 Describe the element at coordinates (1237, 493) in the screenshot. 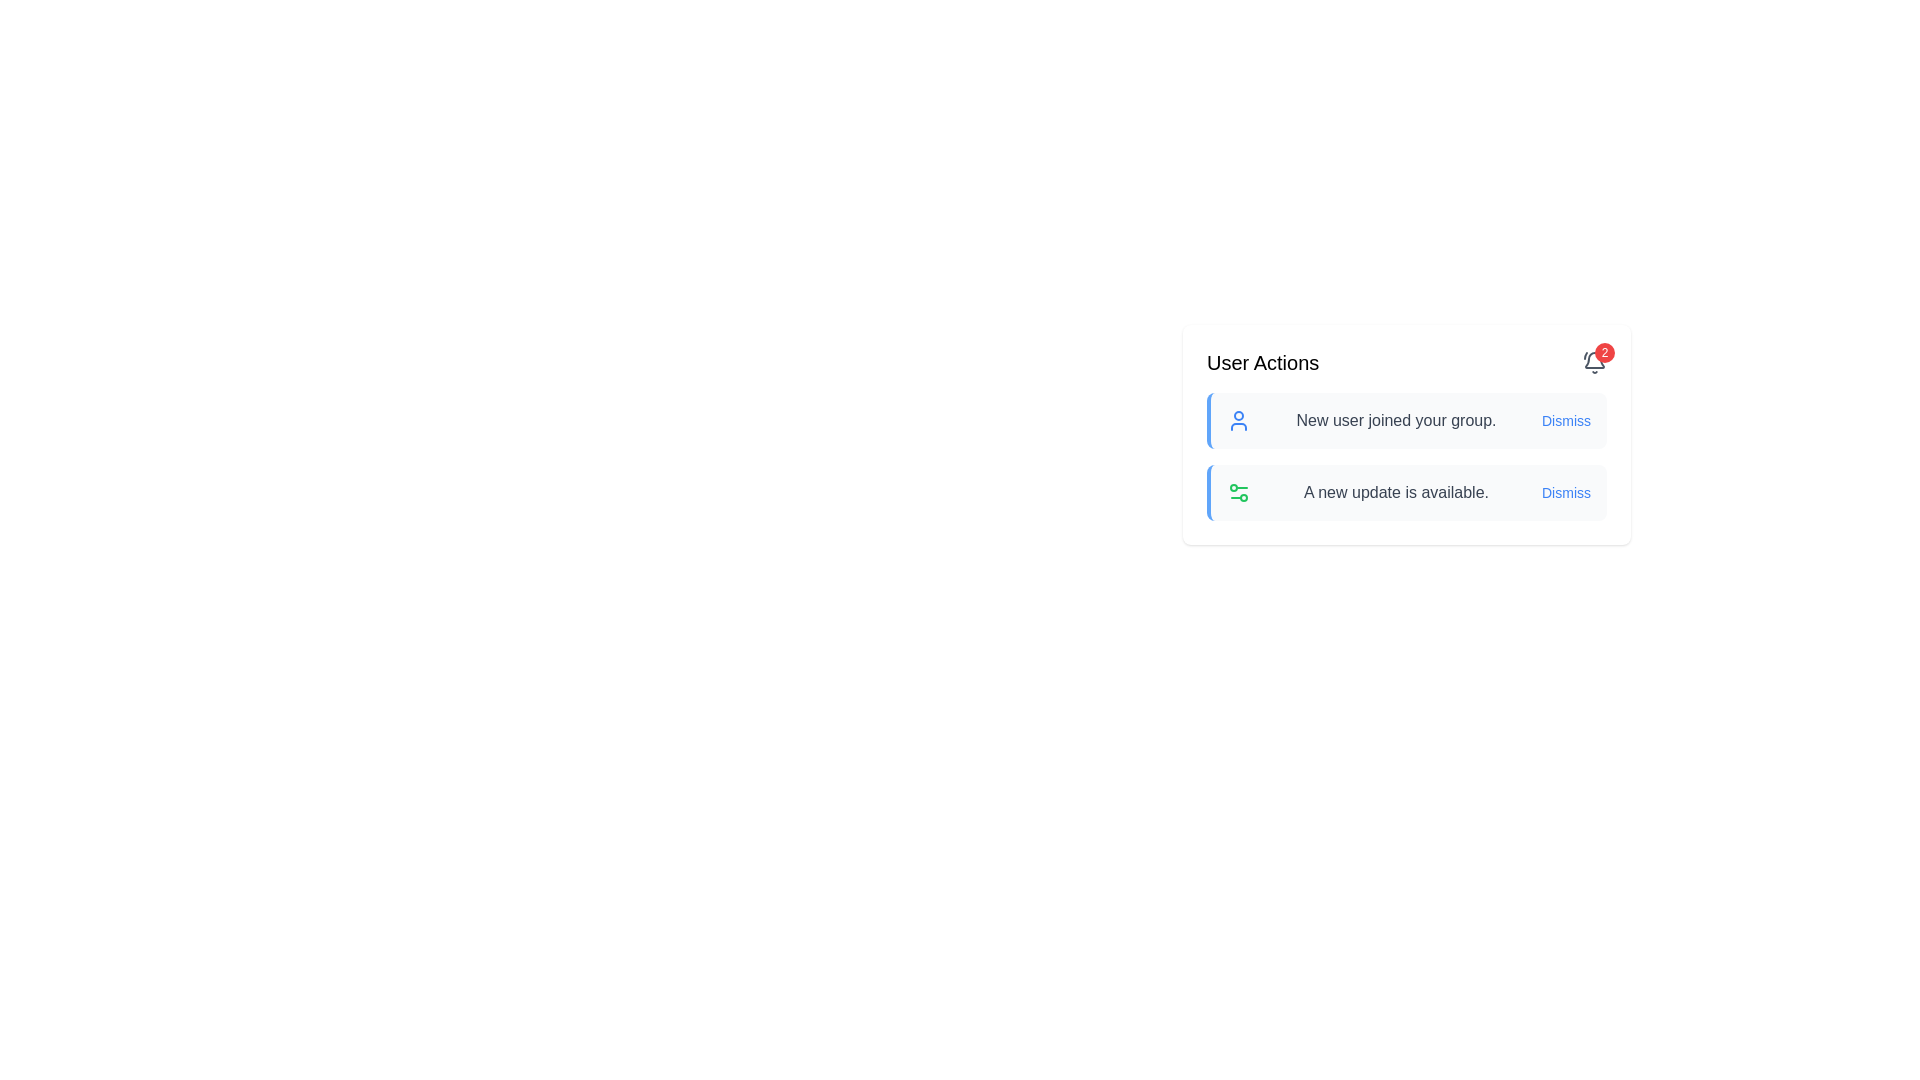

I see `the icon representing the visual indicator for the notification message labeled 'A new update is available.'` at that location.